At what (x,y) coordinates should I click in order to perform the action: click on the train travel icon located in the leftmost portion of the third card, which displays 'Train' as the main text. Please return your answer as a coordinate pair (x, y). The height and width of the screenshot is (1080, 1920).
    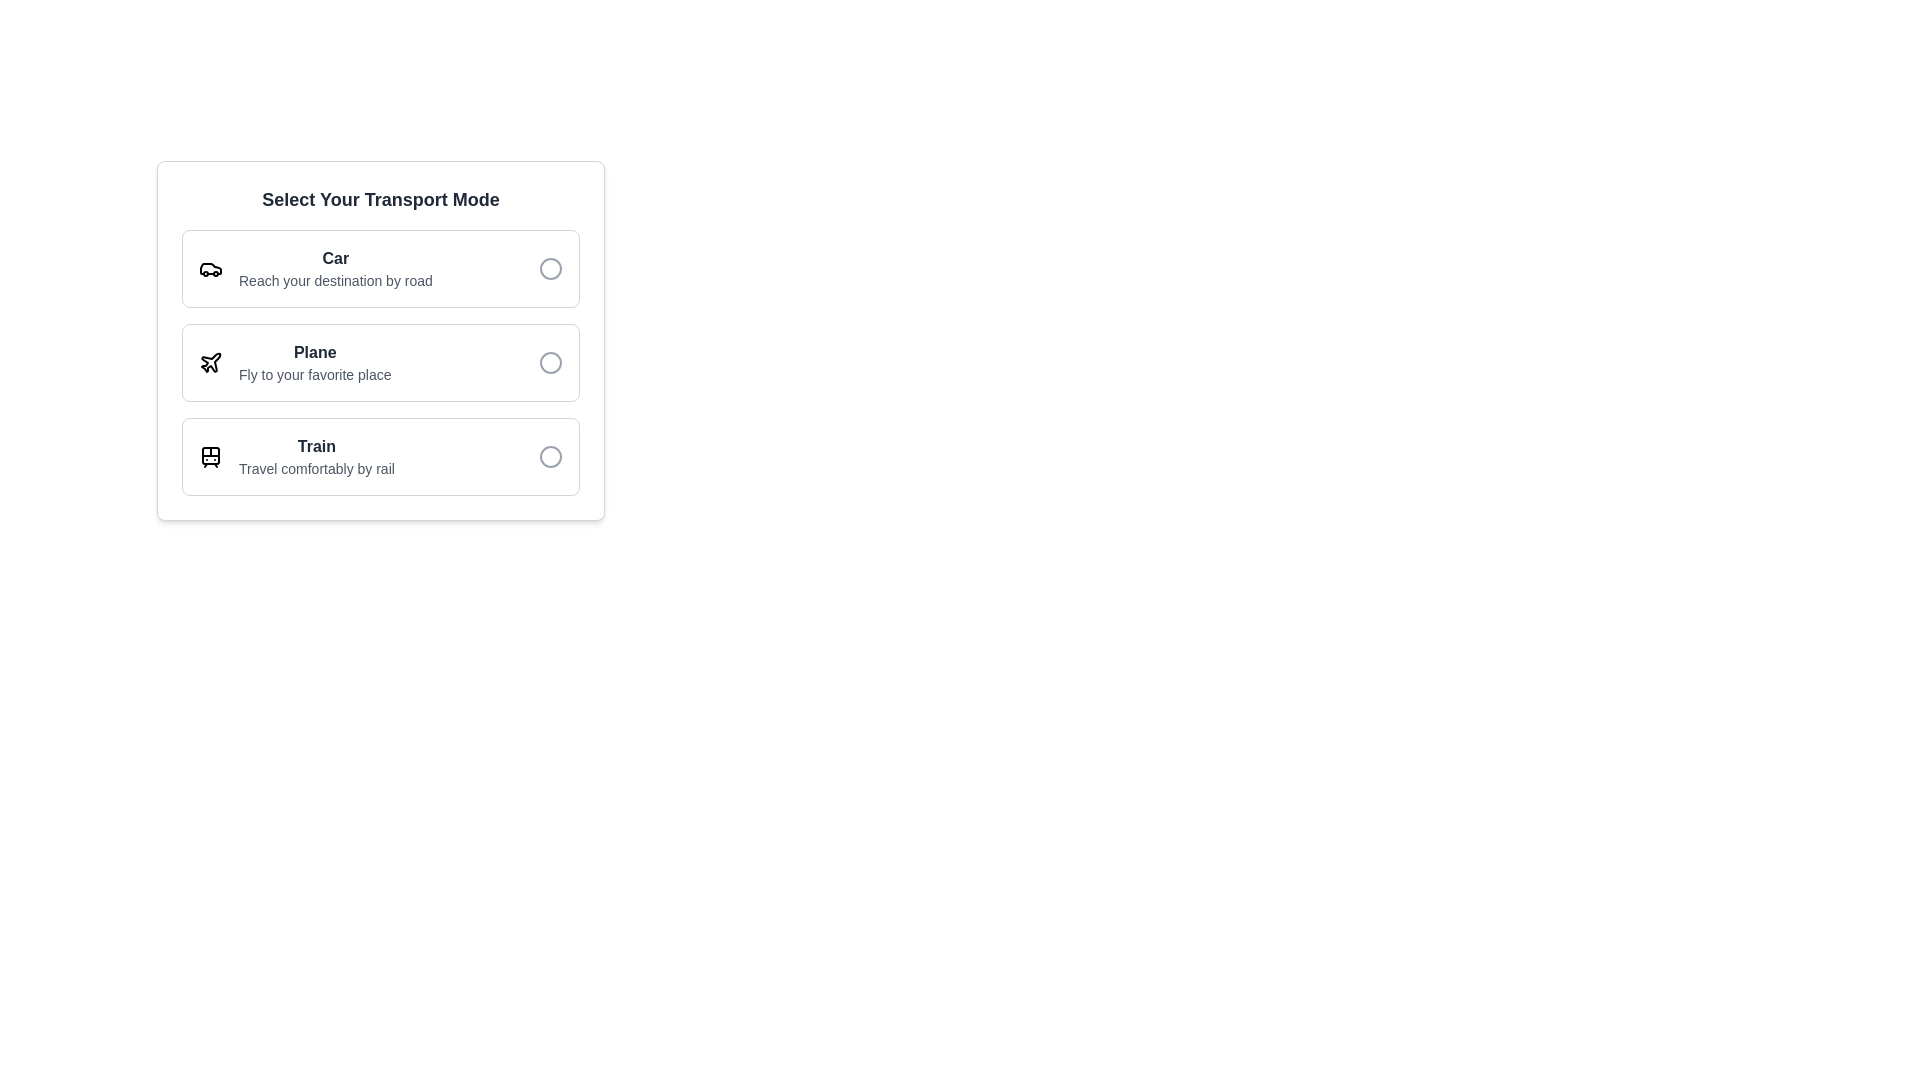
    Looking at the image, I should click on (211, 456).